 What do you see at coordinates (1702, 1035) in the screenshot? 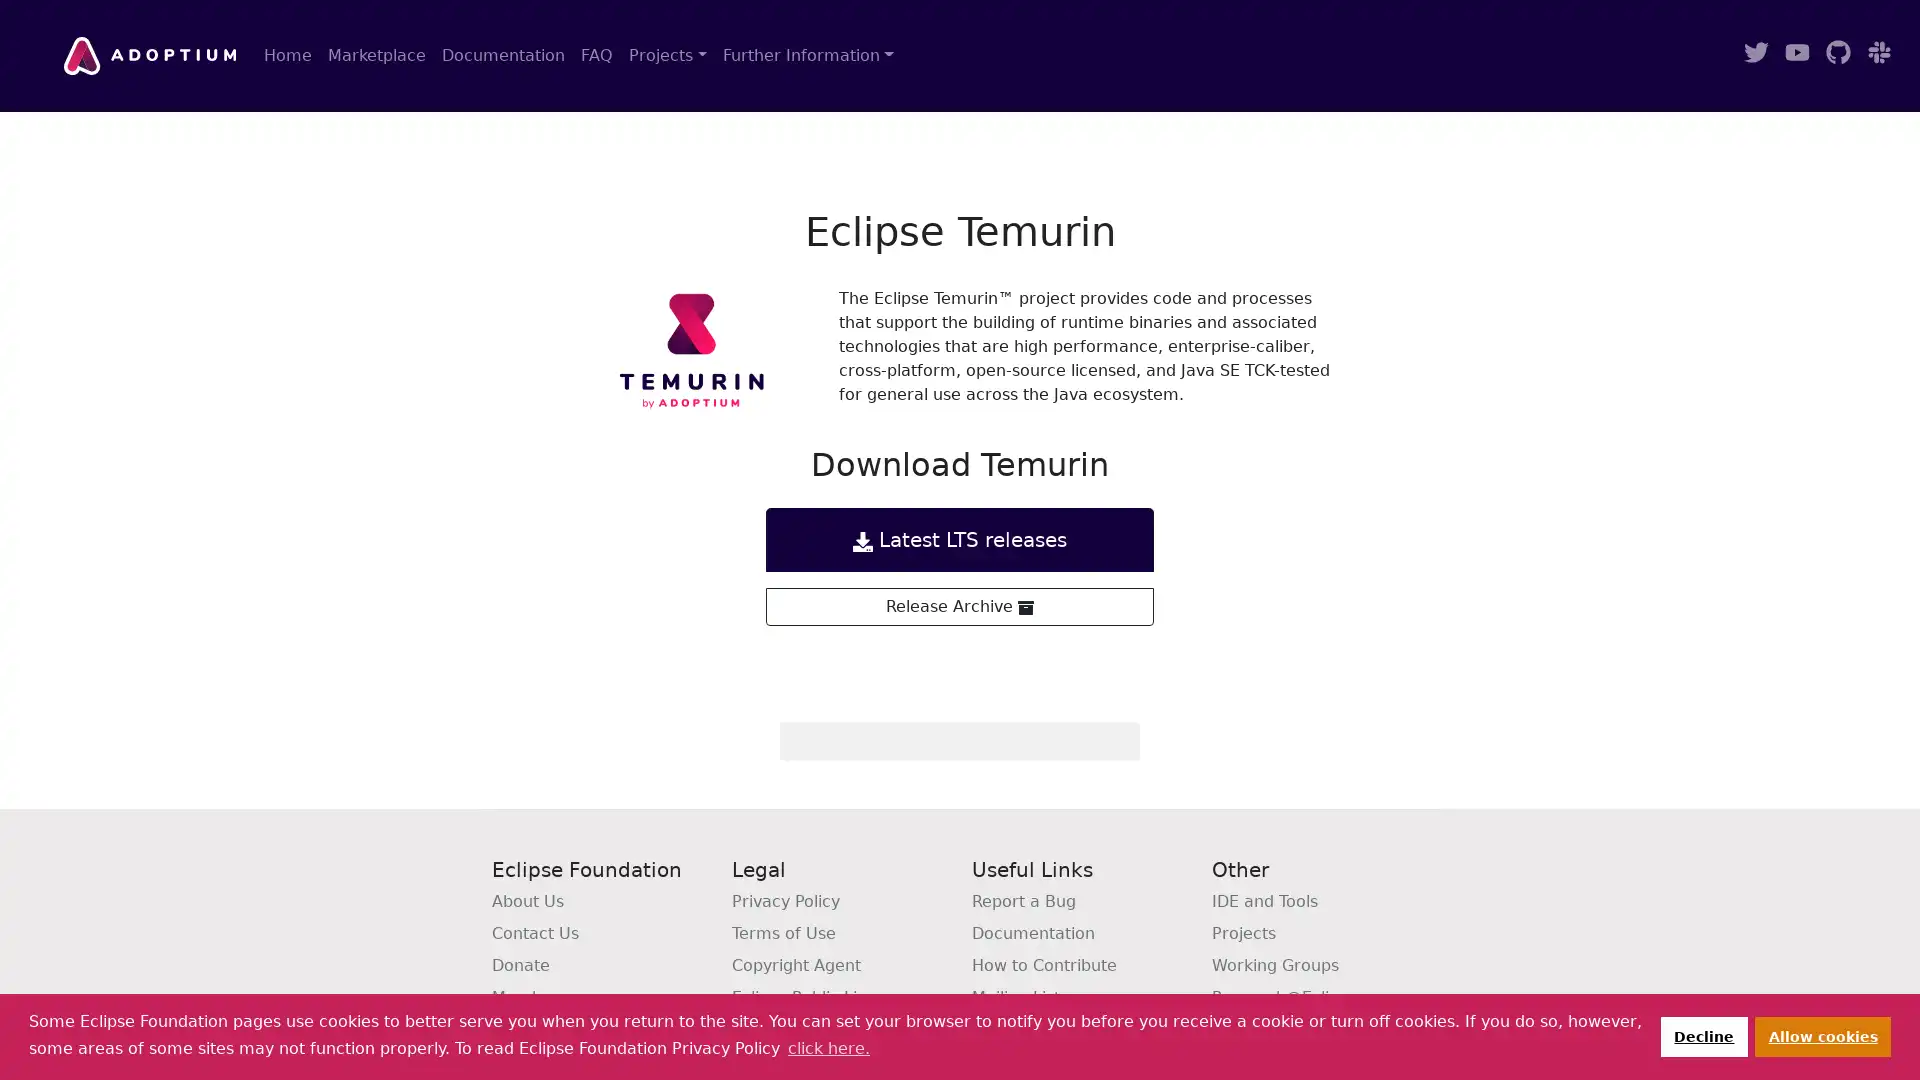
I see `deny cookies` at bounding box center [1702, 1035].